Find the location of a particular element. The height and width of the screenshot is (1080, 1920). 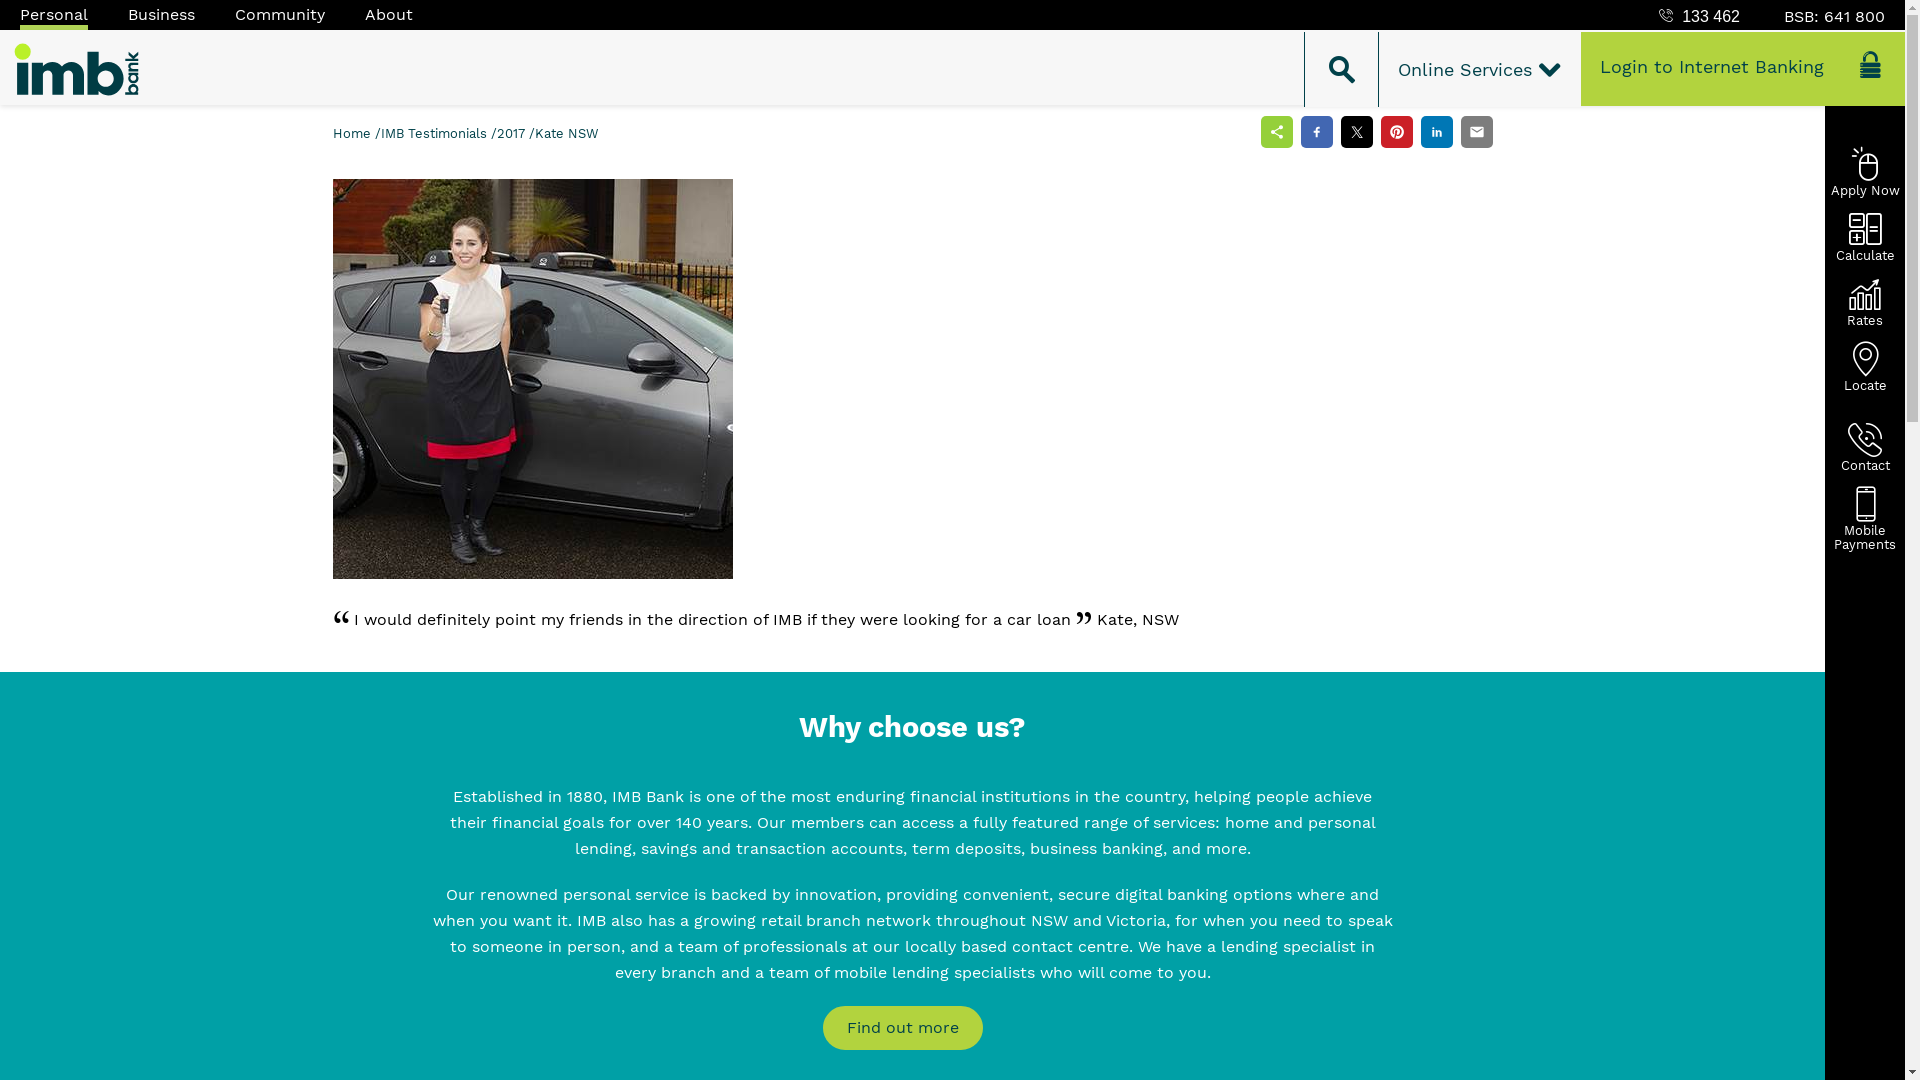

'Contact' is located at coordinates (1864, 445).